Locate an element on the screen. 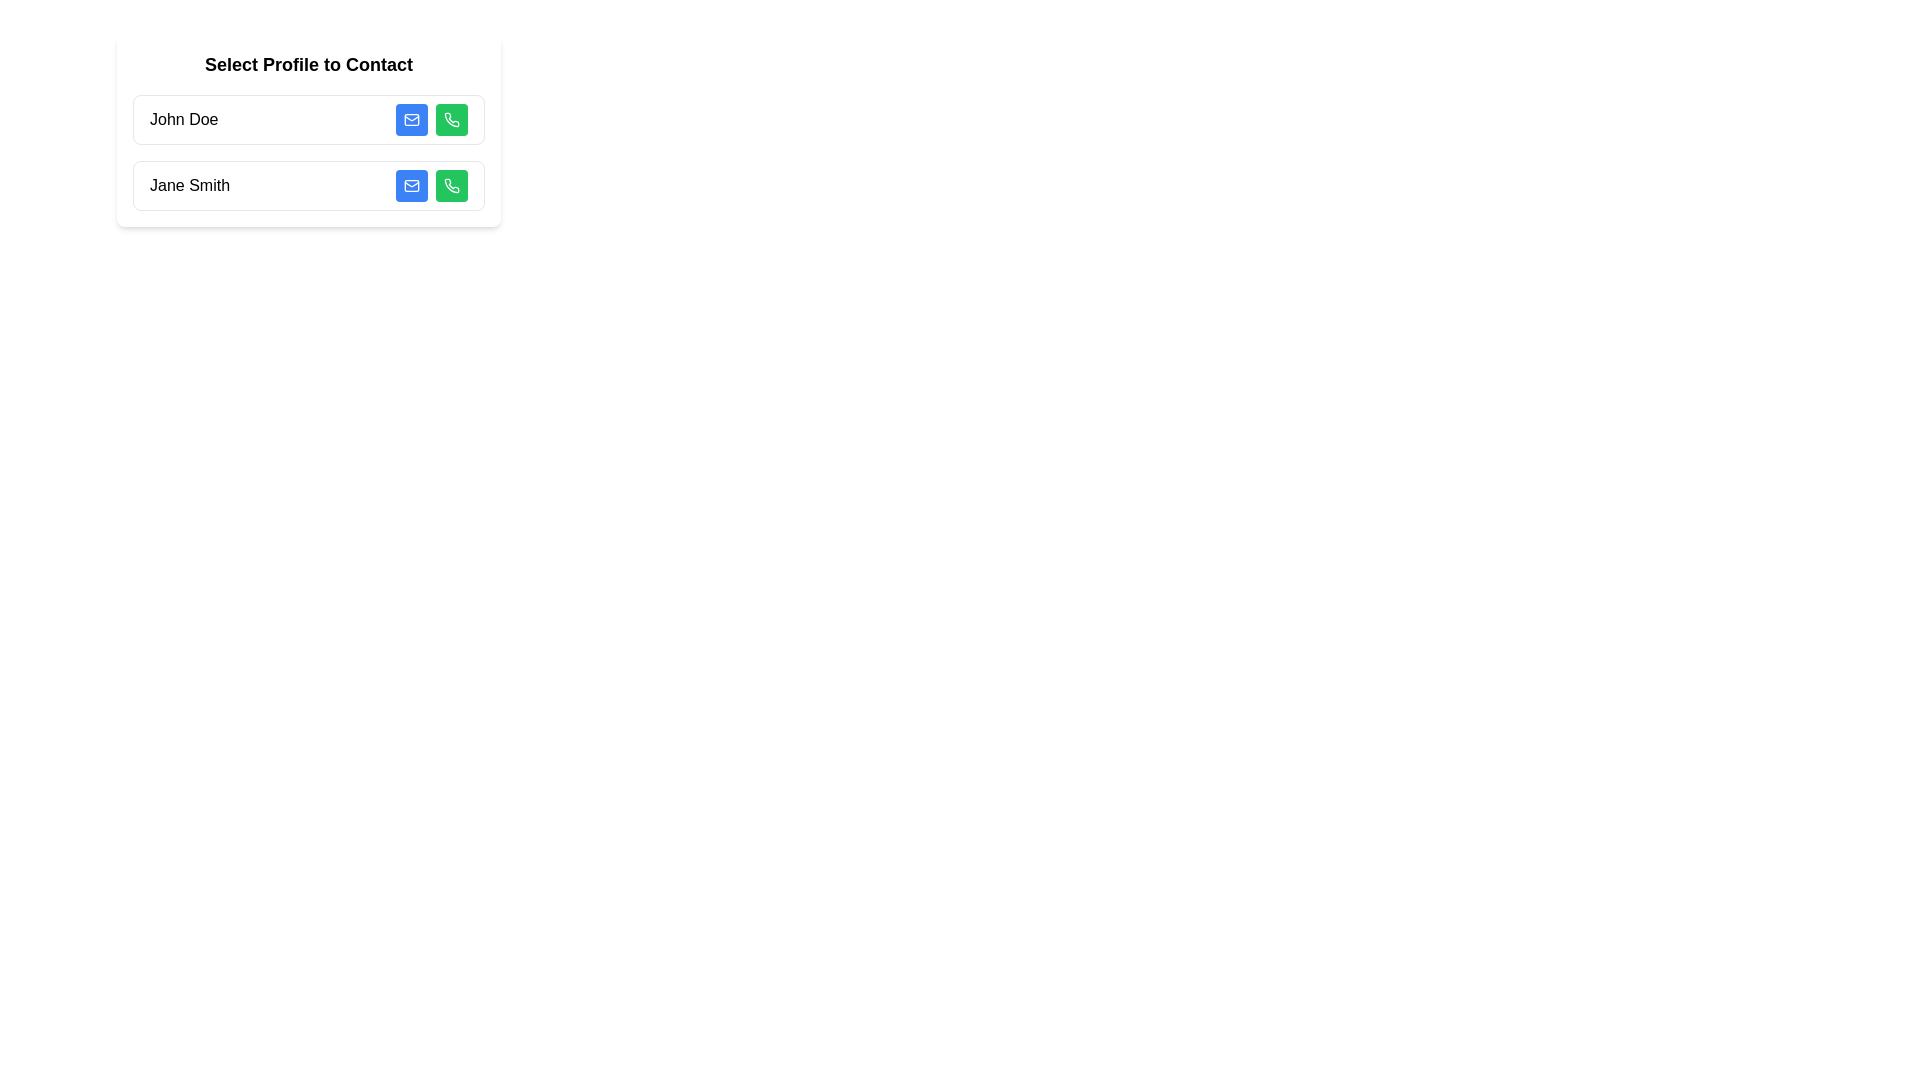  the text element displaying 'John Doe' is located at coordinates (184, 119).